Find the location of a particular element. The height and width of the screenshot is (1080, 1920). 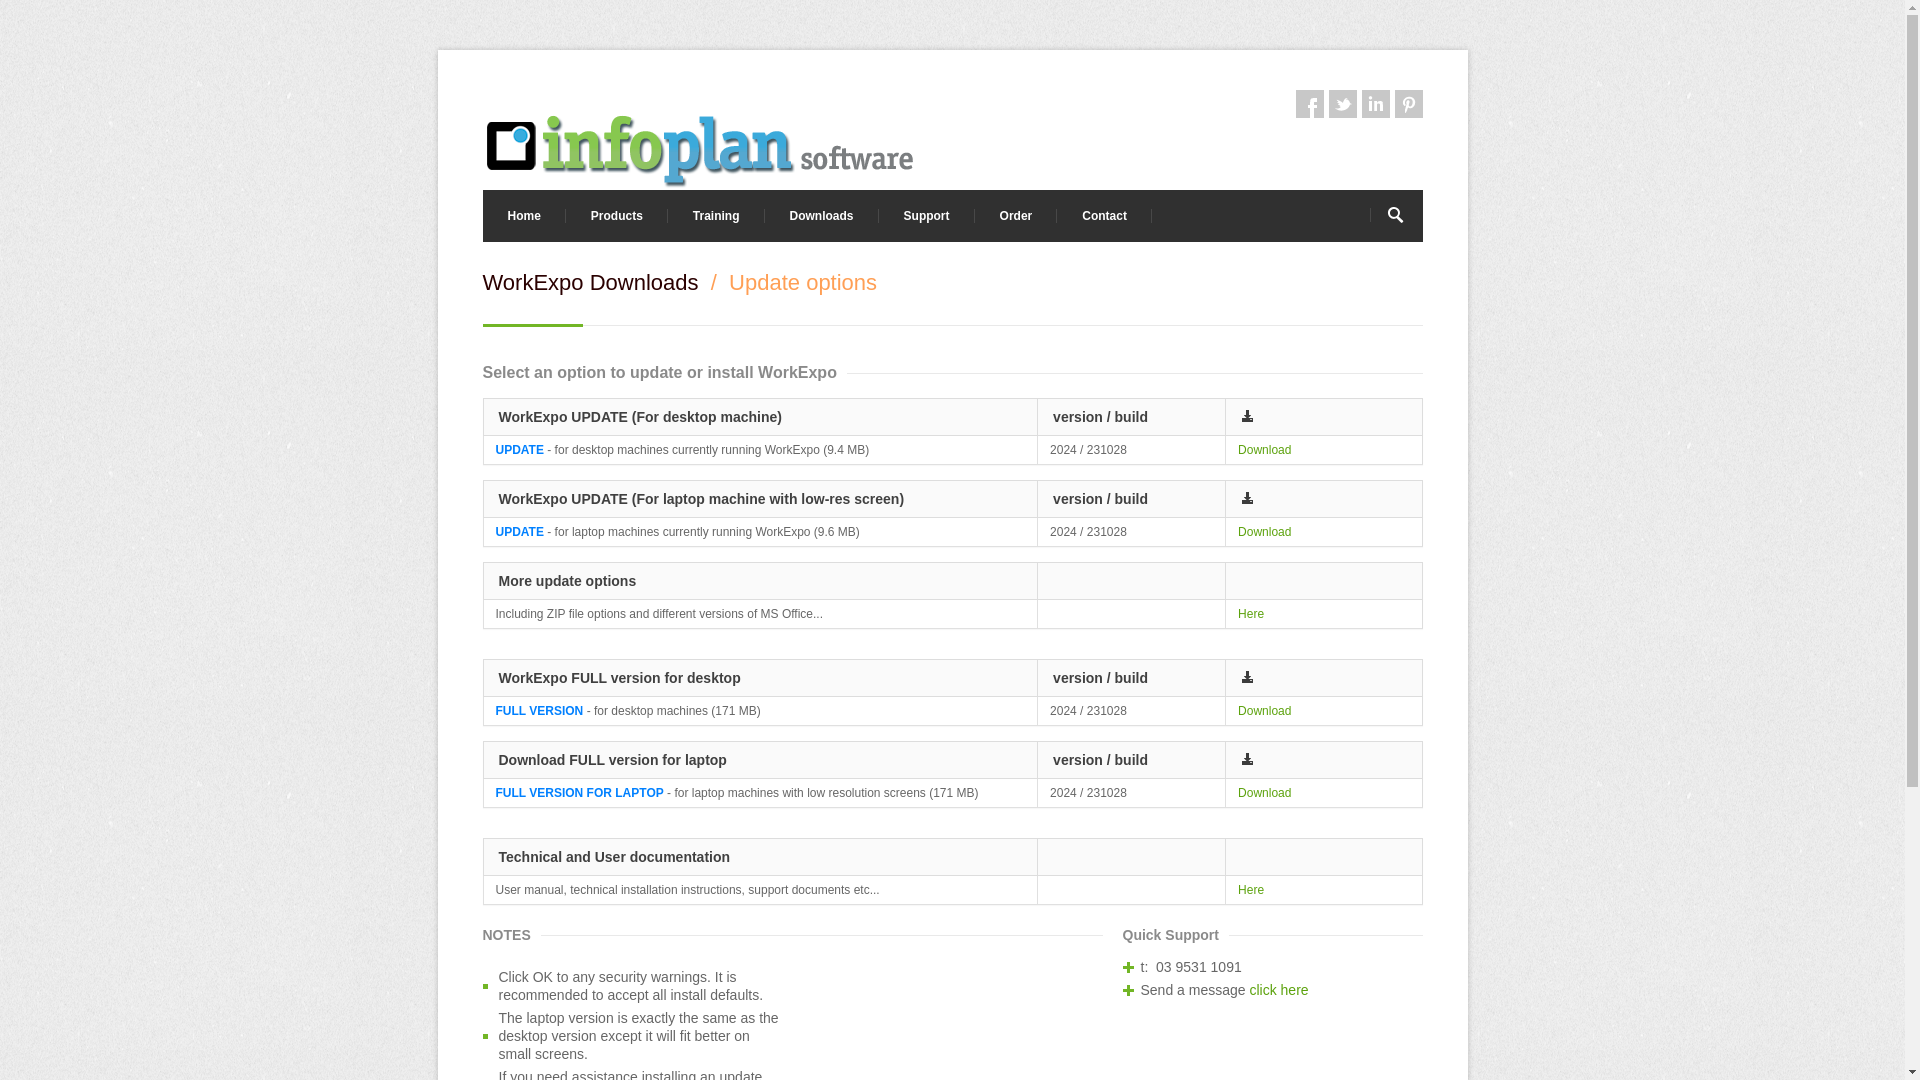

'Download' is located at coordinates (1237, 709).